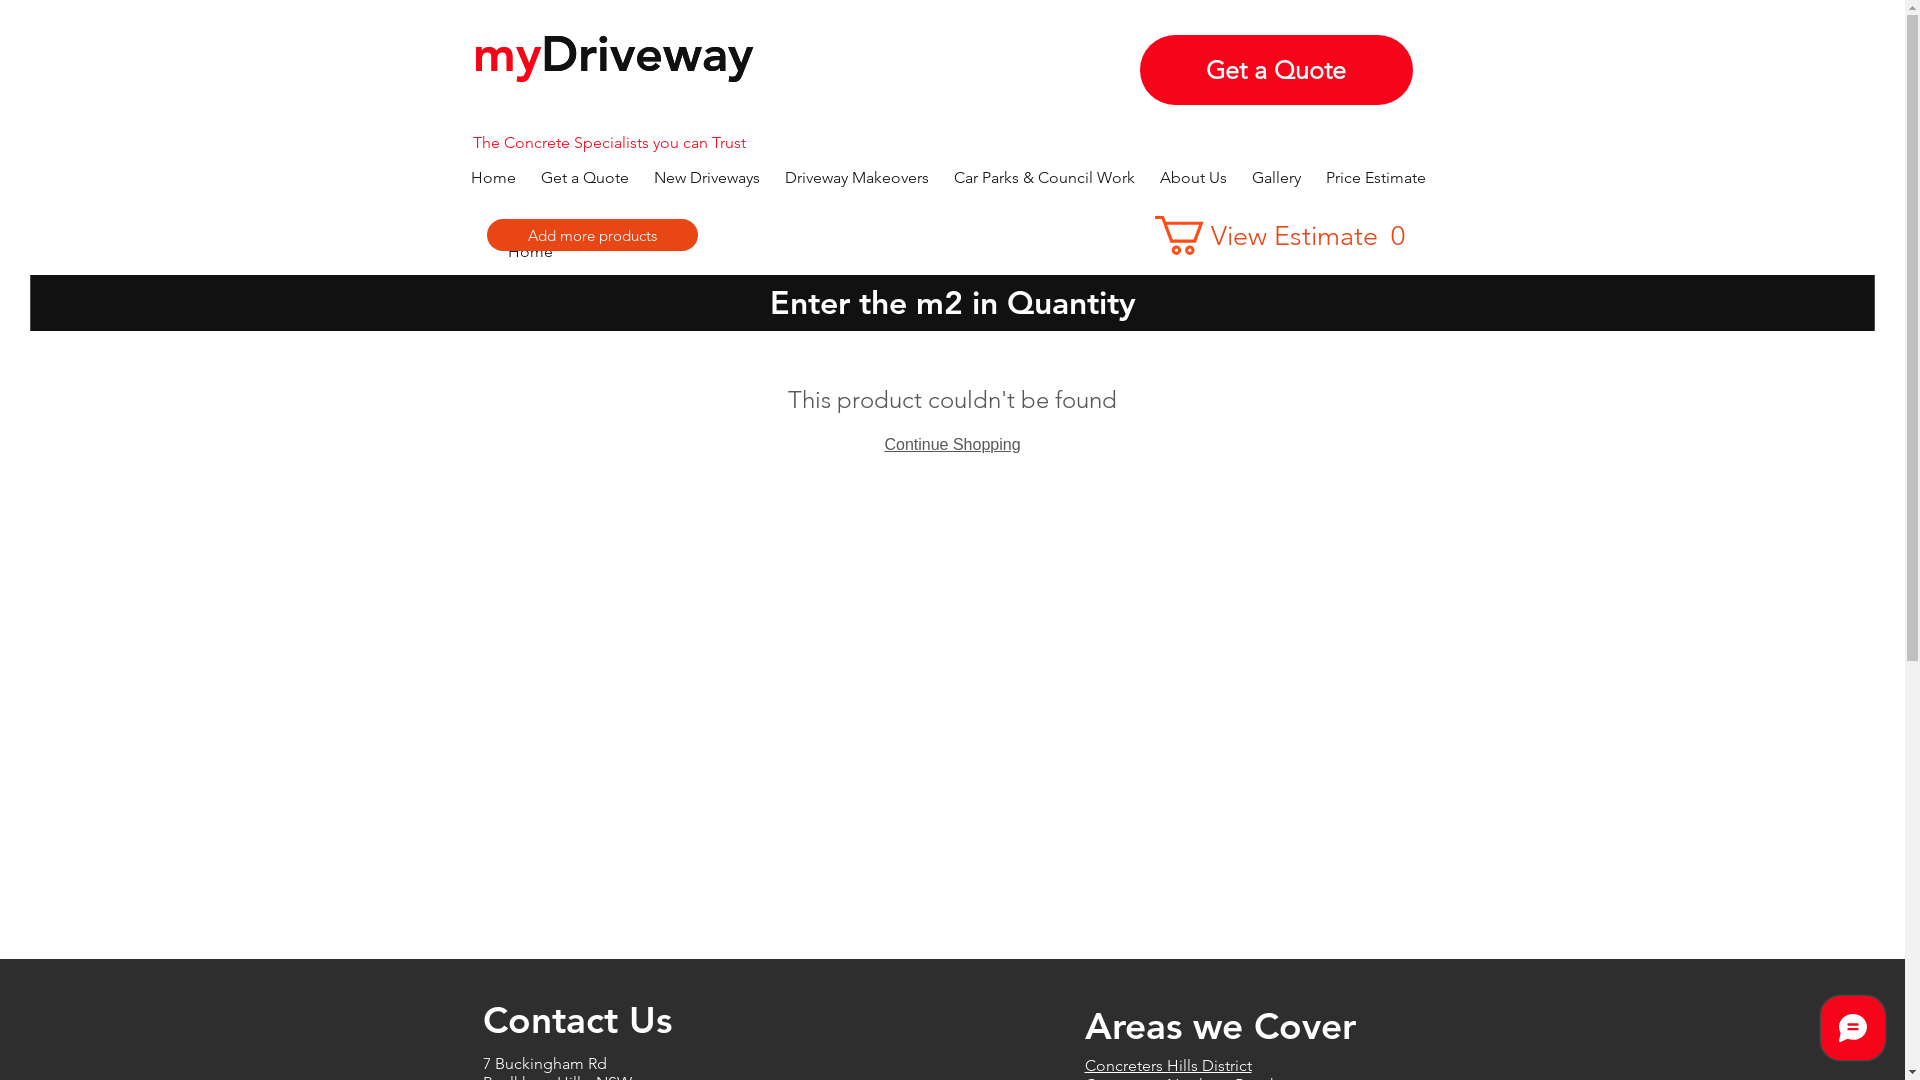 The image size is (1920, 1080). What do you see at coordinates (1241, 176) in the screenshot?
I see `'Gallery'` at bounding box center [1241, 176].